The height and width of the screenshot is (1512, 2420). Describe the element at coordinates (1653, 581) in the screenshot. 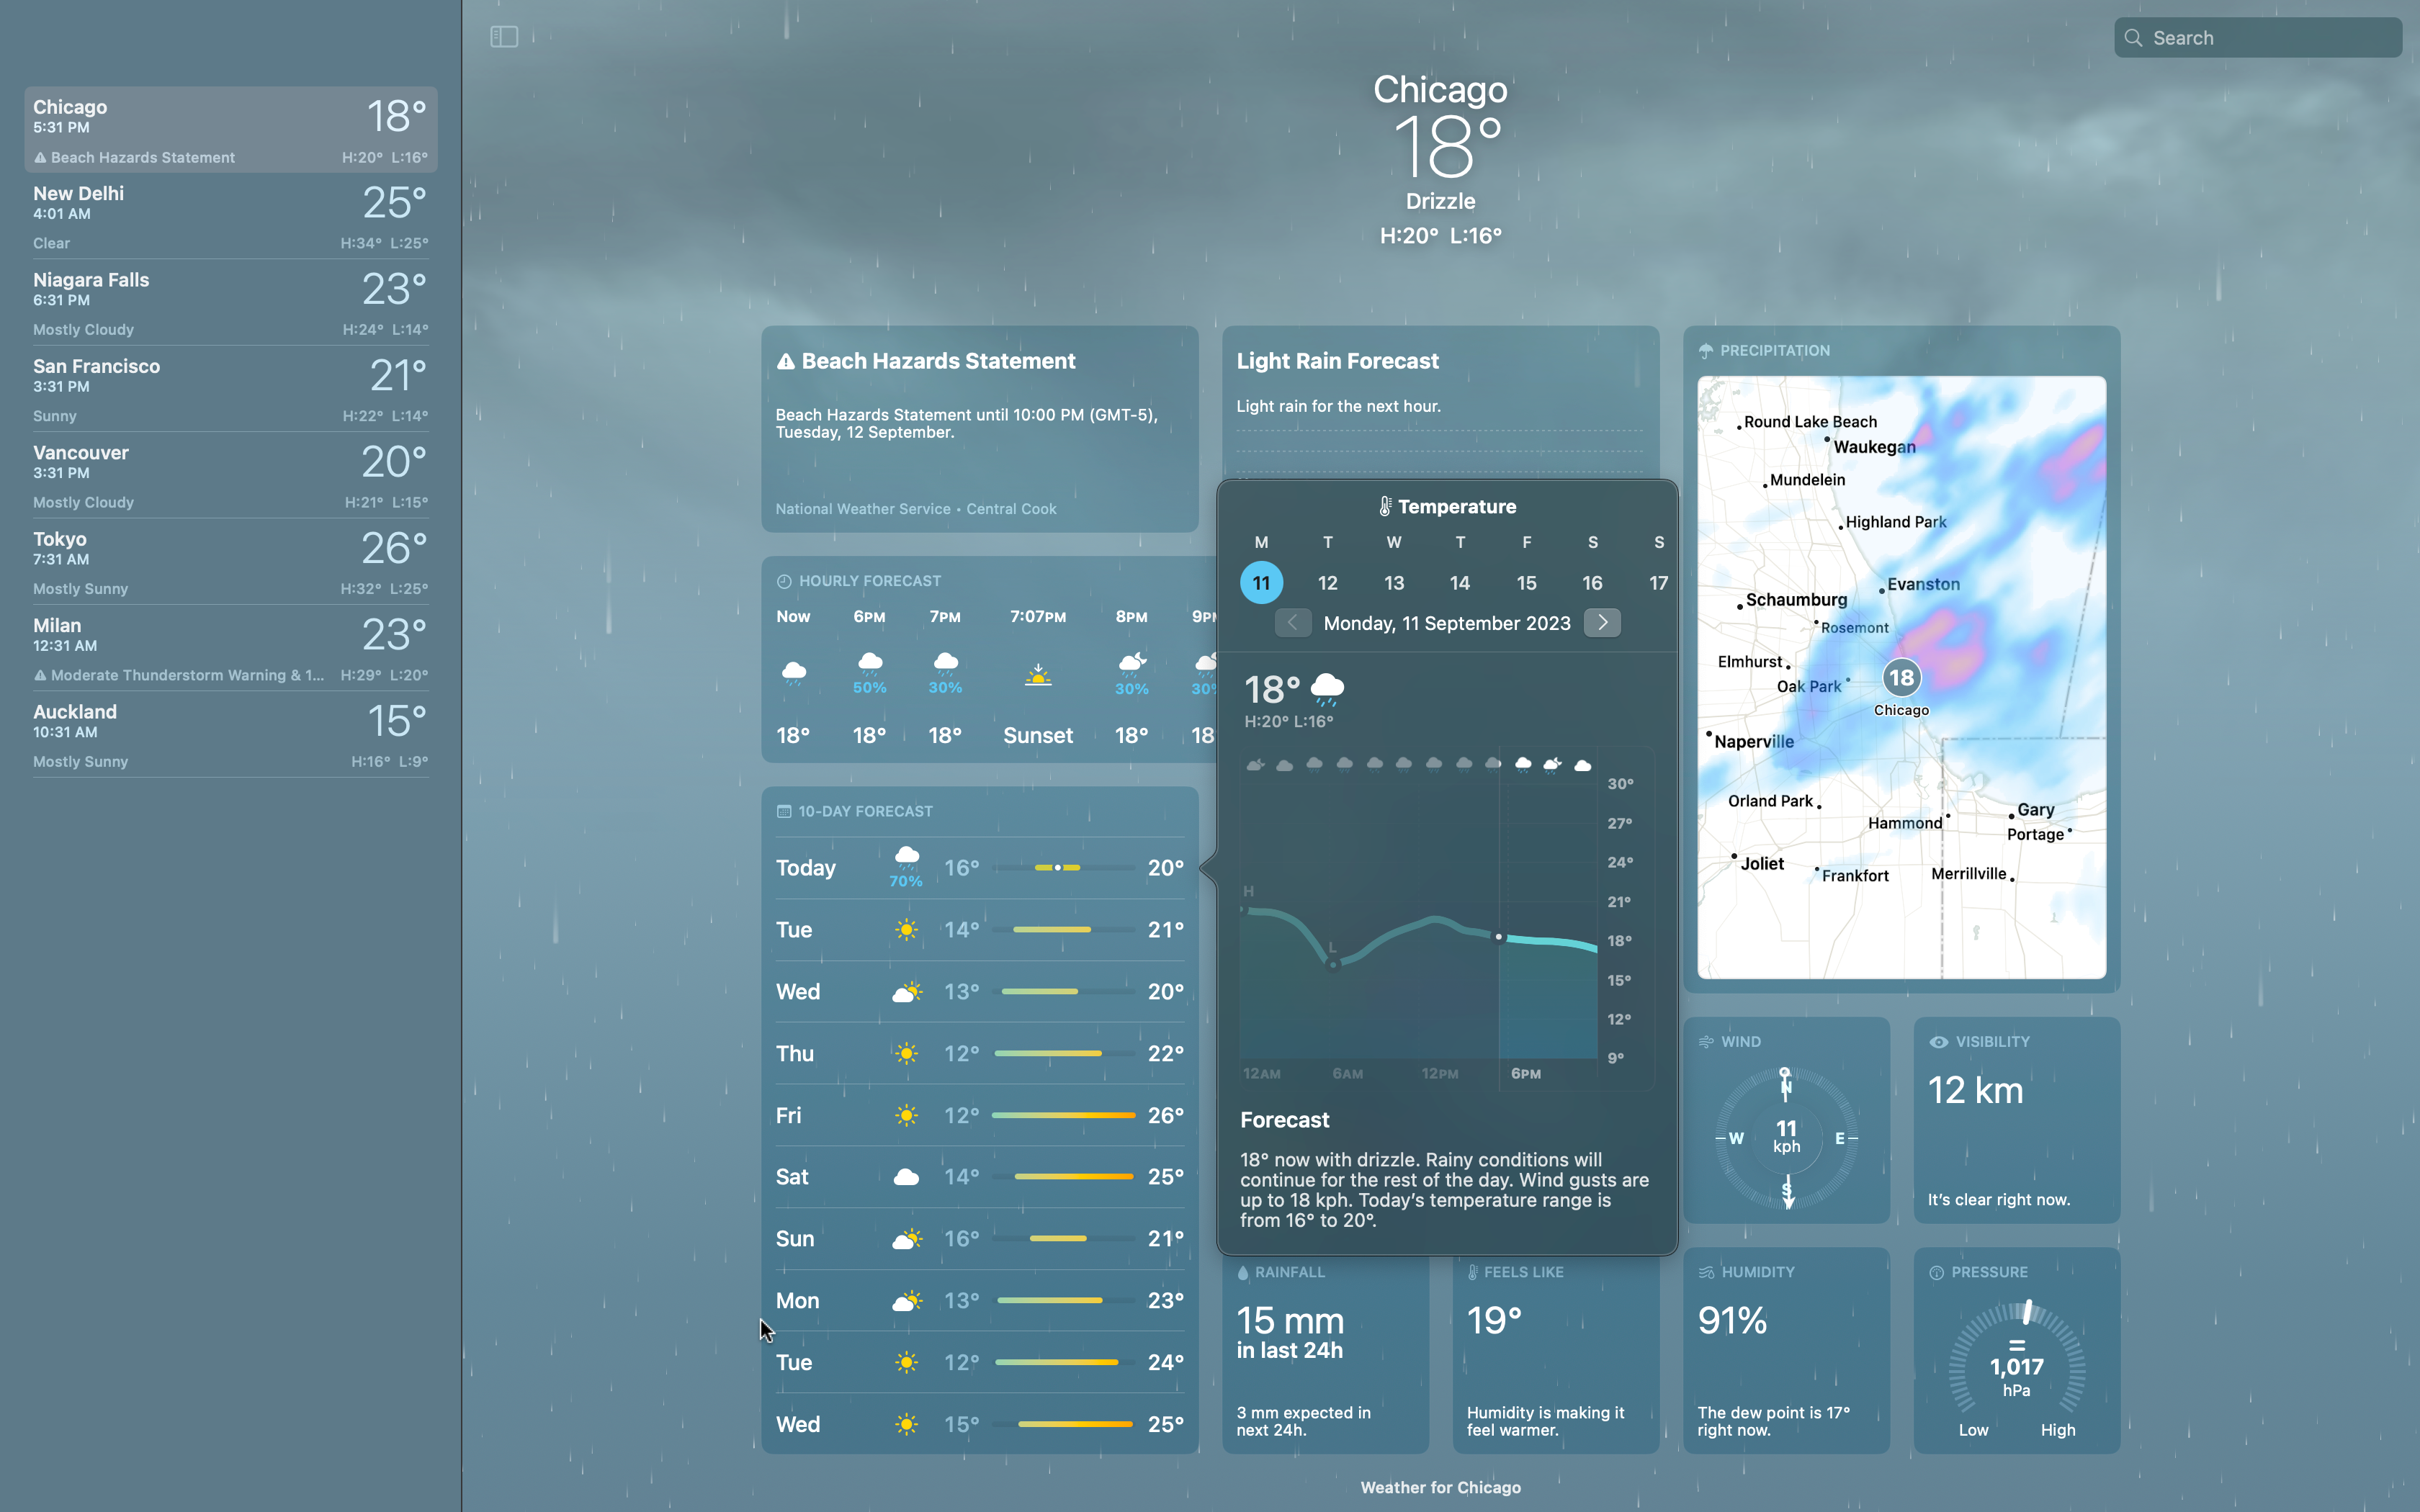

I see `Check the weather in Chicago for 17th` at that location.